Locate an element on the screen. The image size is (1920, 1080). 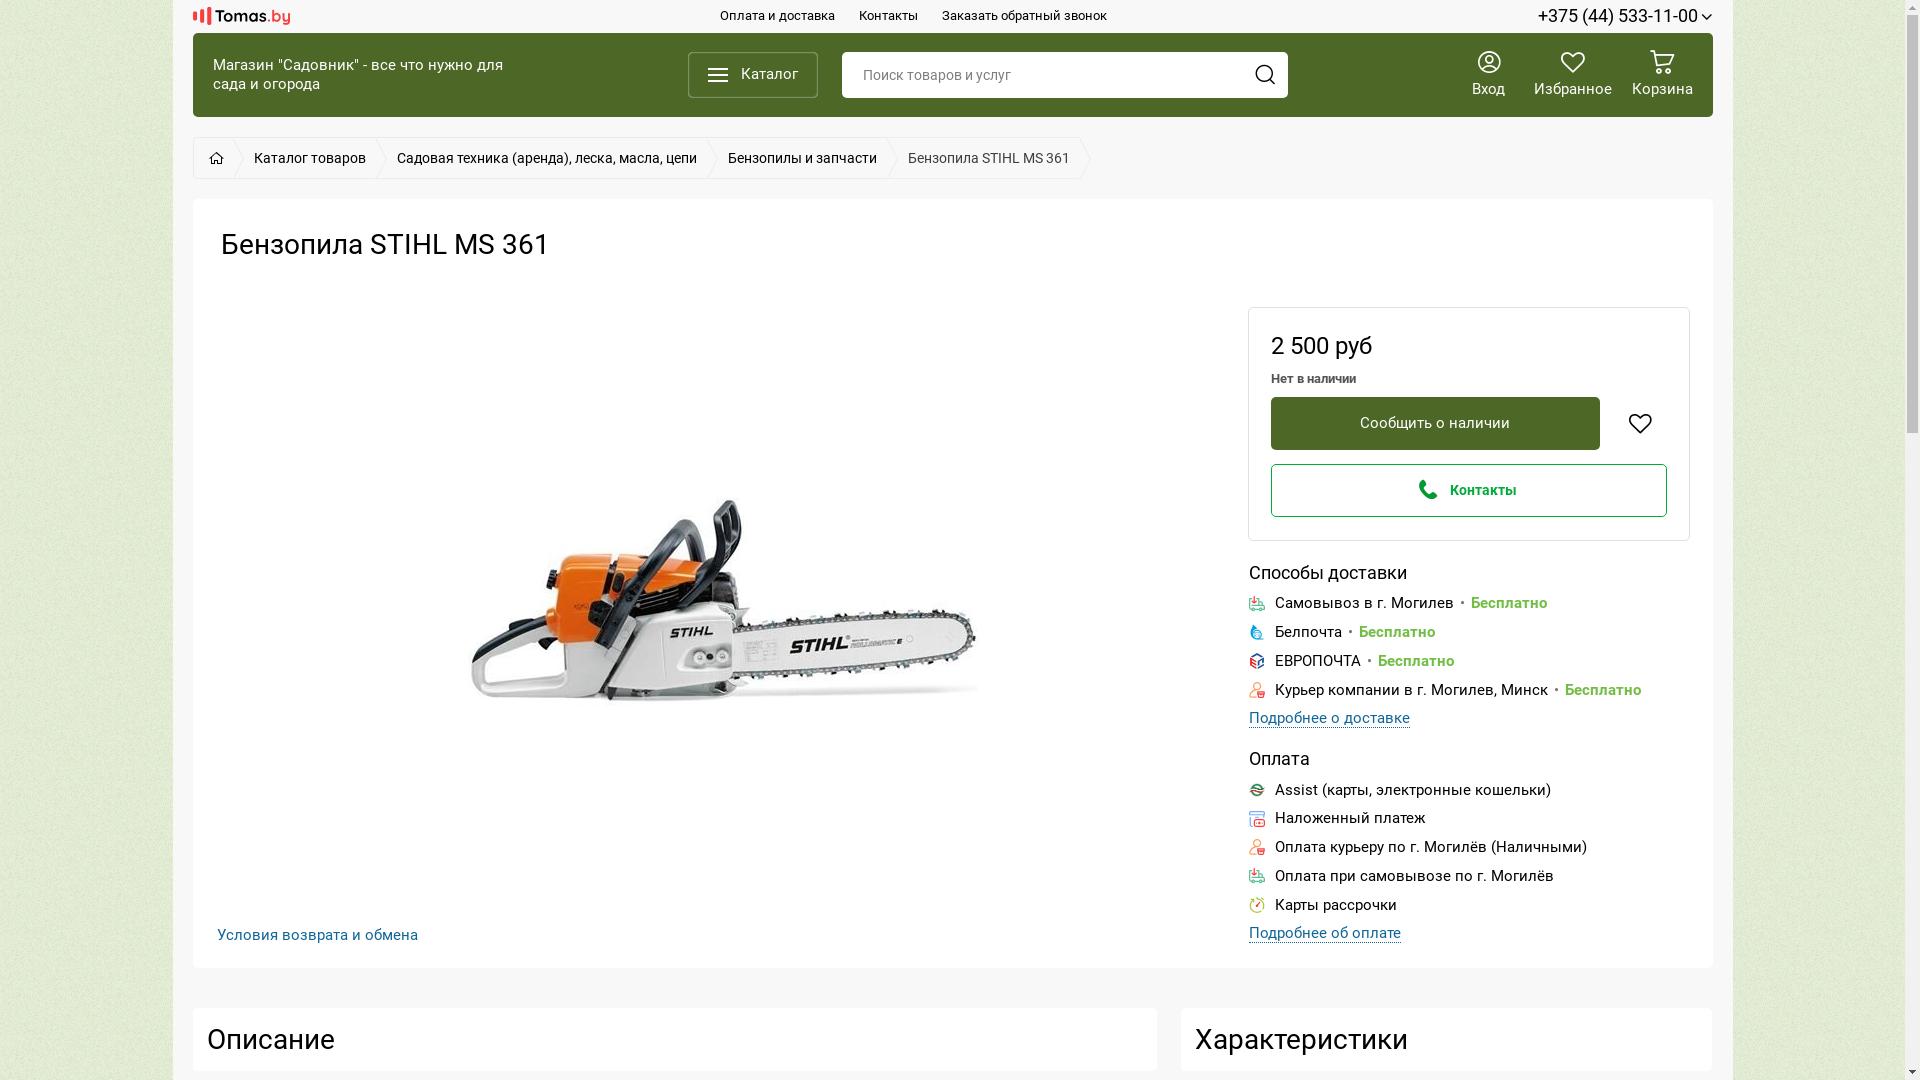
'+375 (44) 533-11-00' is located at coordinates (1625, 16).